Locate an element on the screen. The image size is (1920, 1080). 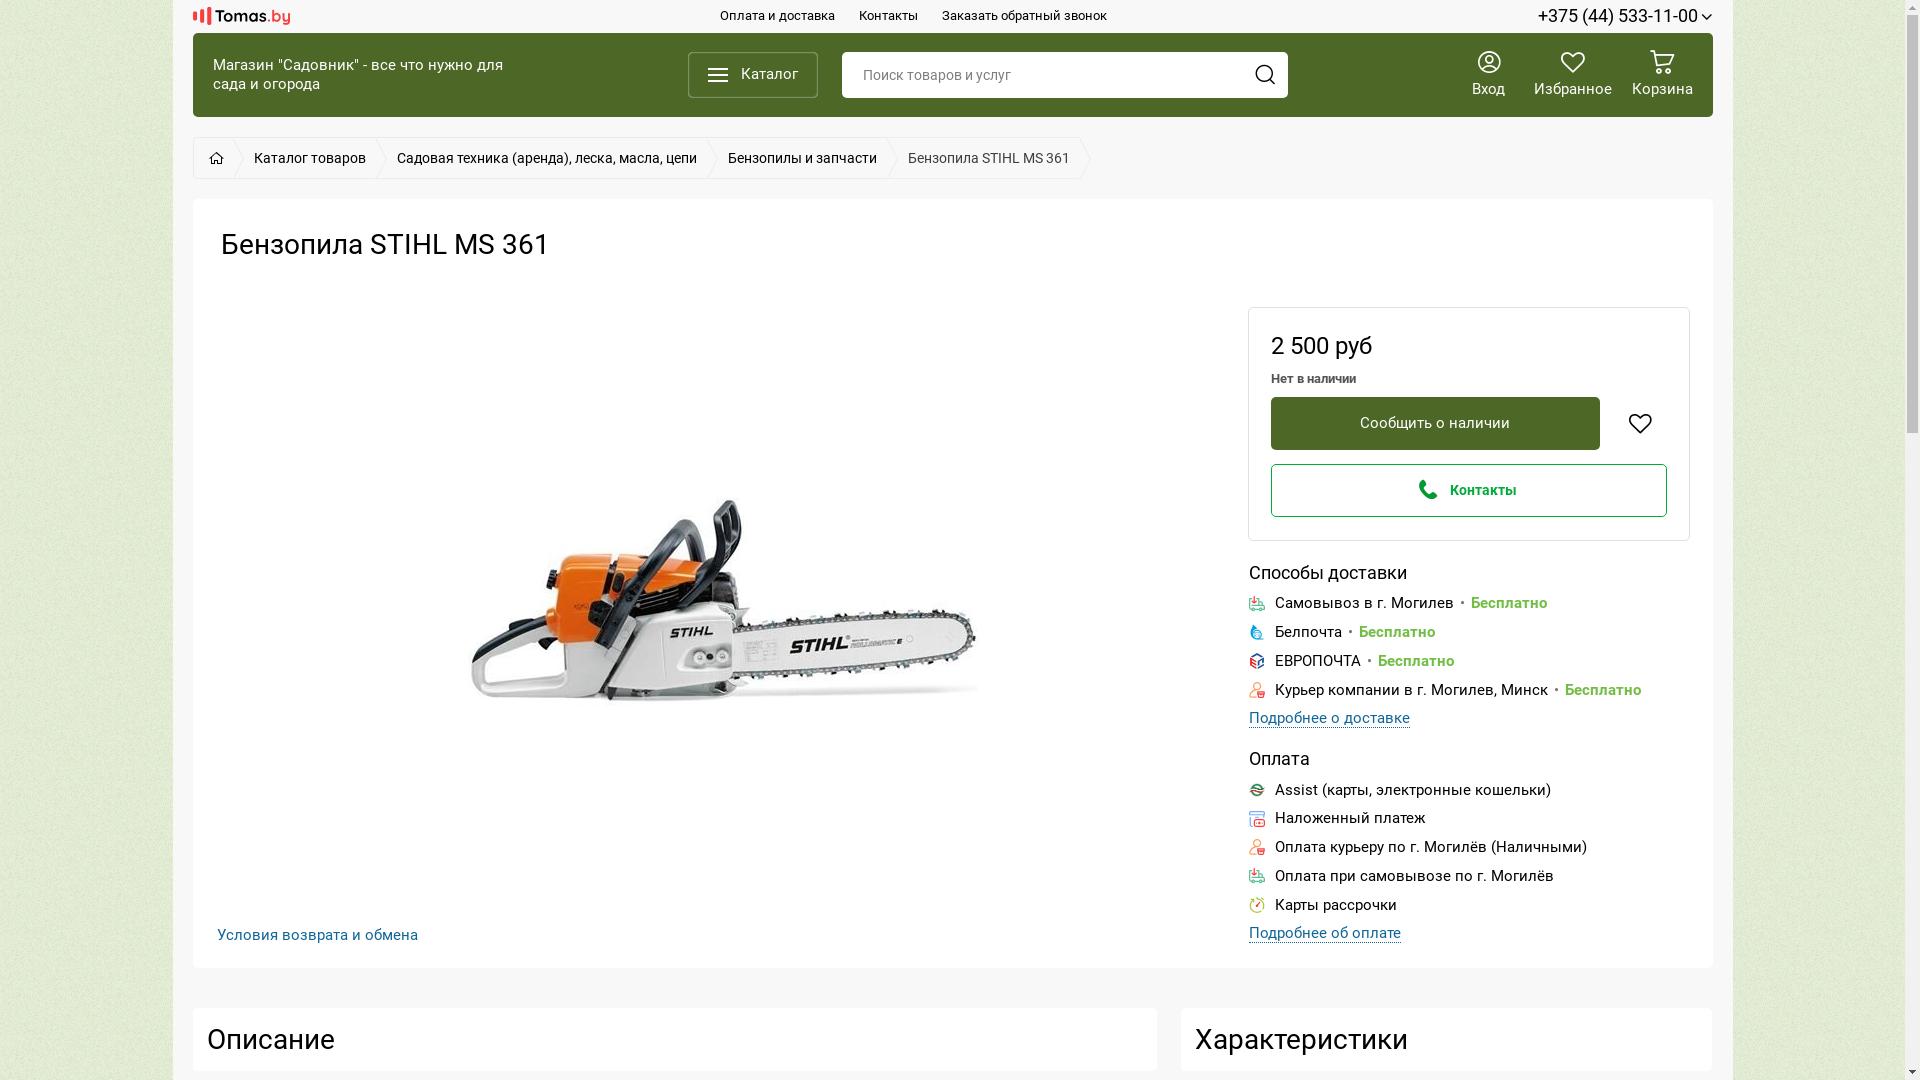
'+375 (44) 533-11-00' is located at coordinates (1625, 16).